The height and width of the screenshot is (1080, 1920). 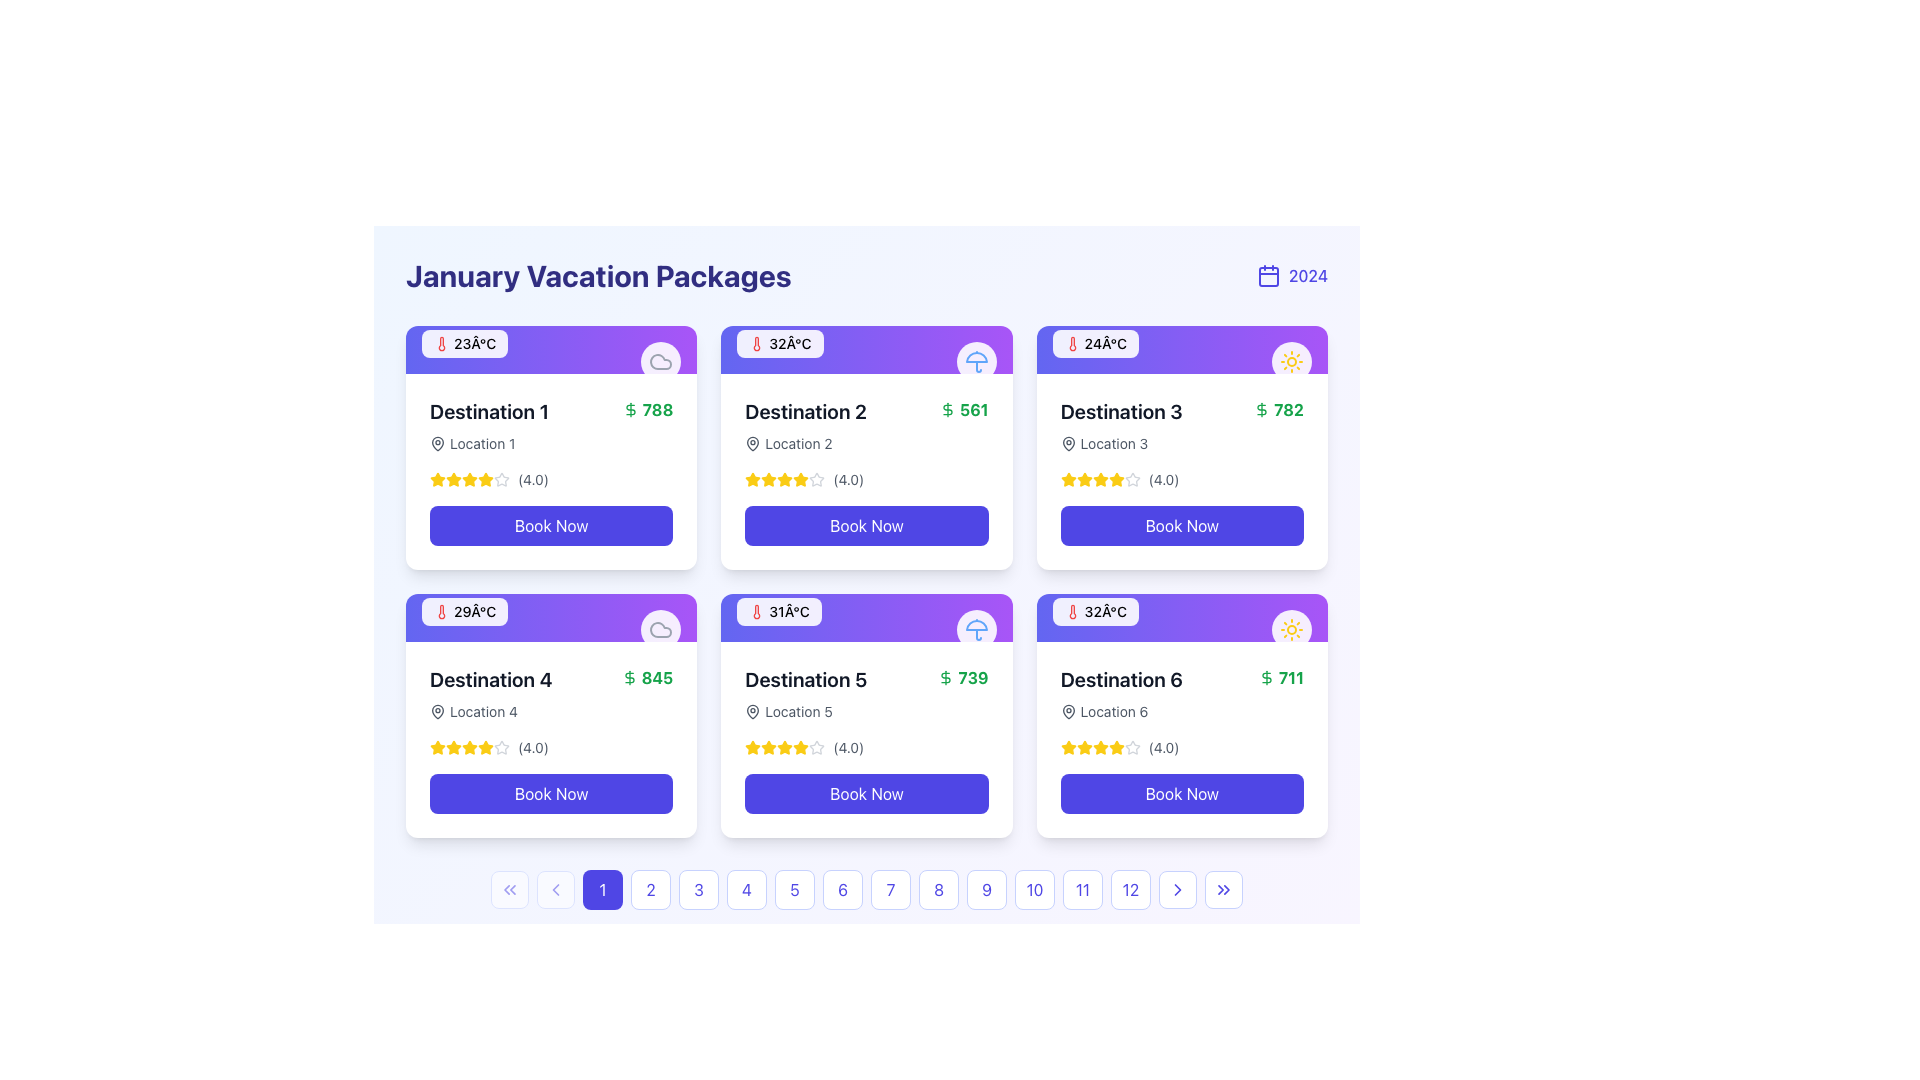 I want to click on the purple 'Book Now' button with bold white text located at the bottom of the 'Destination 5' card to initiate the booking, so click(x=867, y=793).